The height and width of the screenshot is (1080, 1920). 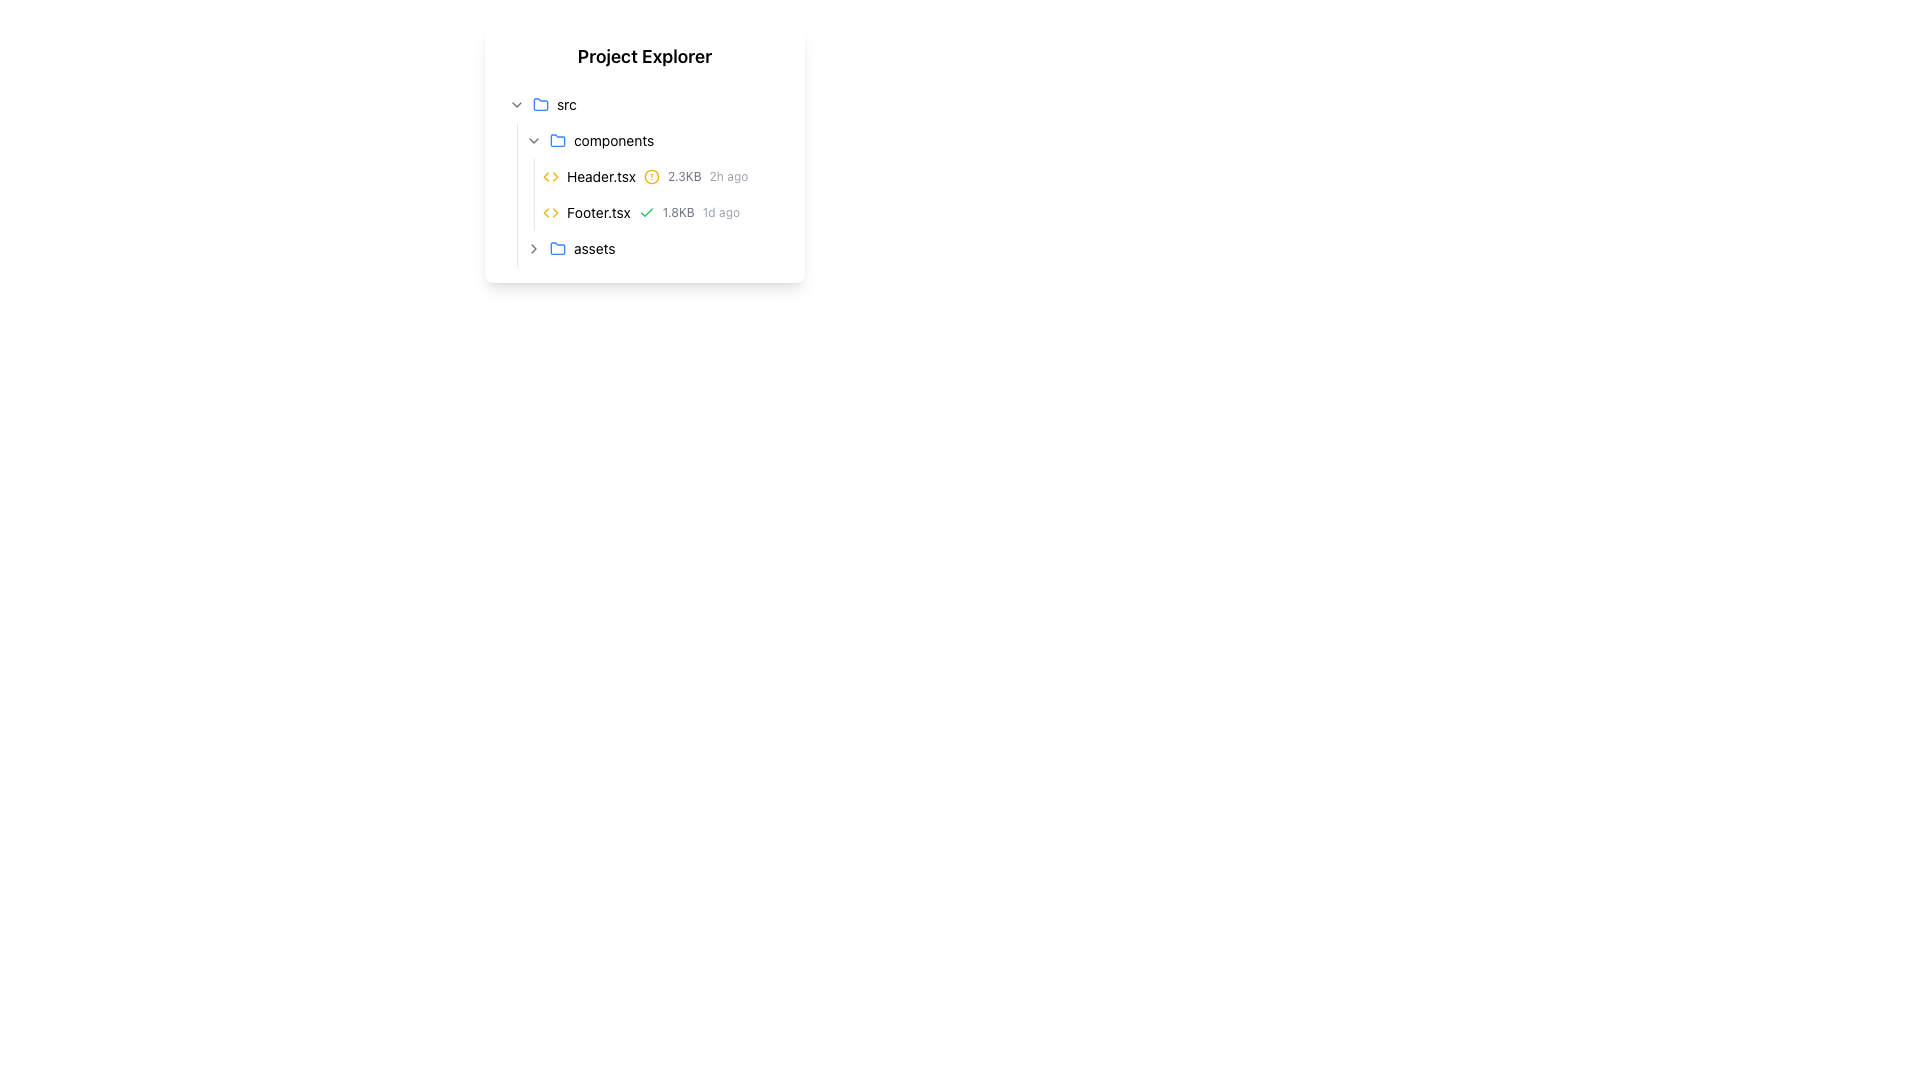 What do you see at coordinates (728, 176) in the screenshot?
I see `the text label displaying '2h ago', which is located to the right of '2.3KB' in the file information line for 'Header.tsx'` at bounding box center [728, 176].